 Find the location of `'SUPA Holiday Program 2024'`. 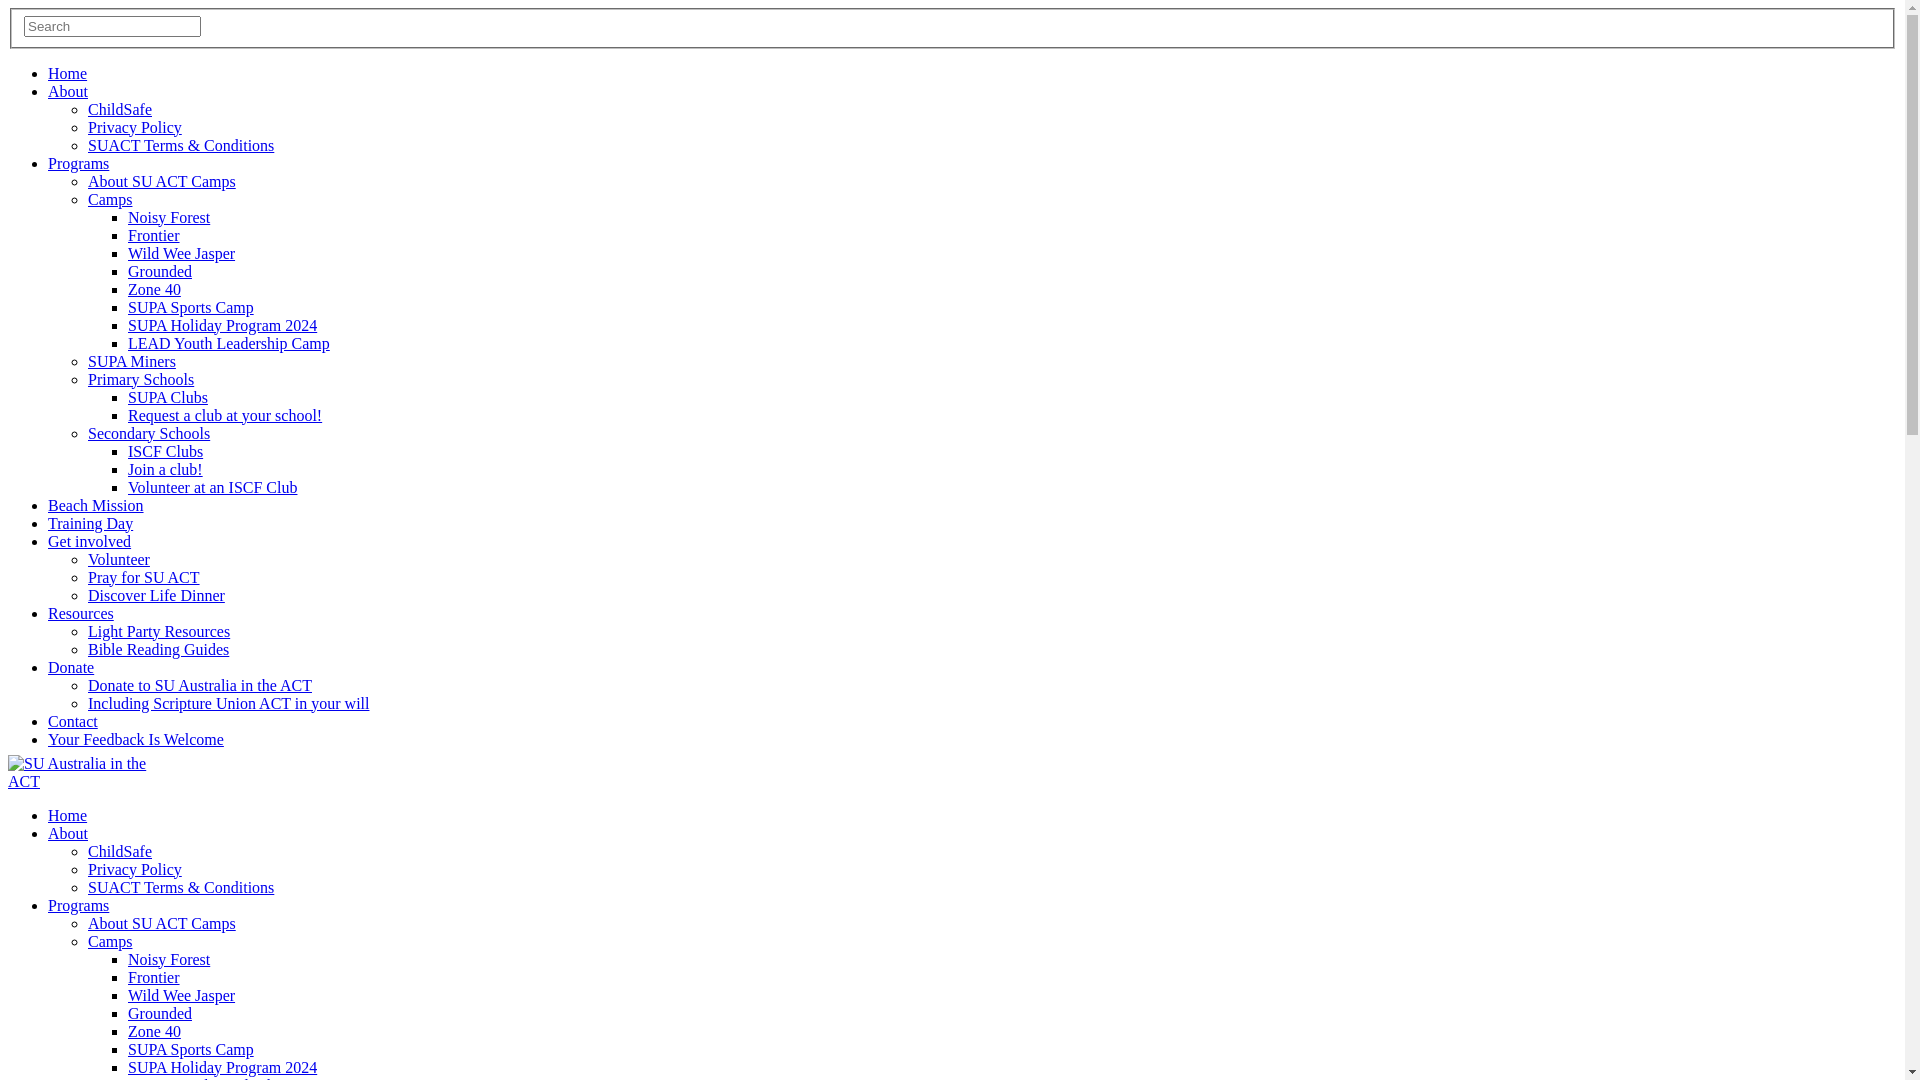

'SUPA Holiday Program 2024' is located at coordinates (127, 324).